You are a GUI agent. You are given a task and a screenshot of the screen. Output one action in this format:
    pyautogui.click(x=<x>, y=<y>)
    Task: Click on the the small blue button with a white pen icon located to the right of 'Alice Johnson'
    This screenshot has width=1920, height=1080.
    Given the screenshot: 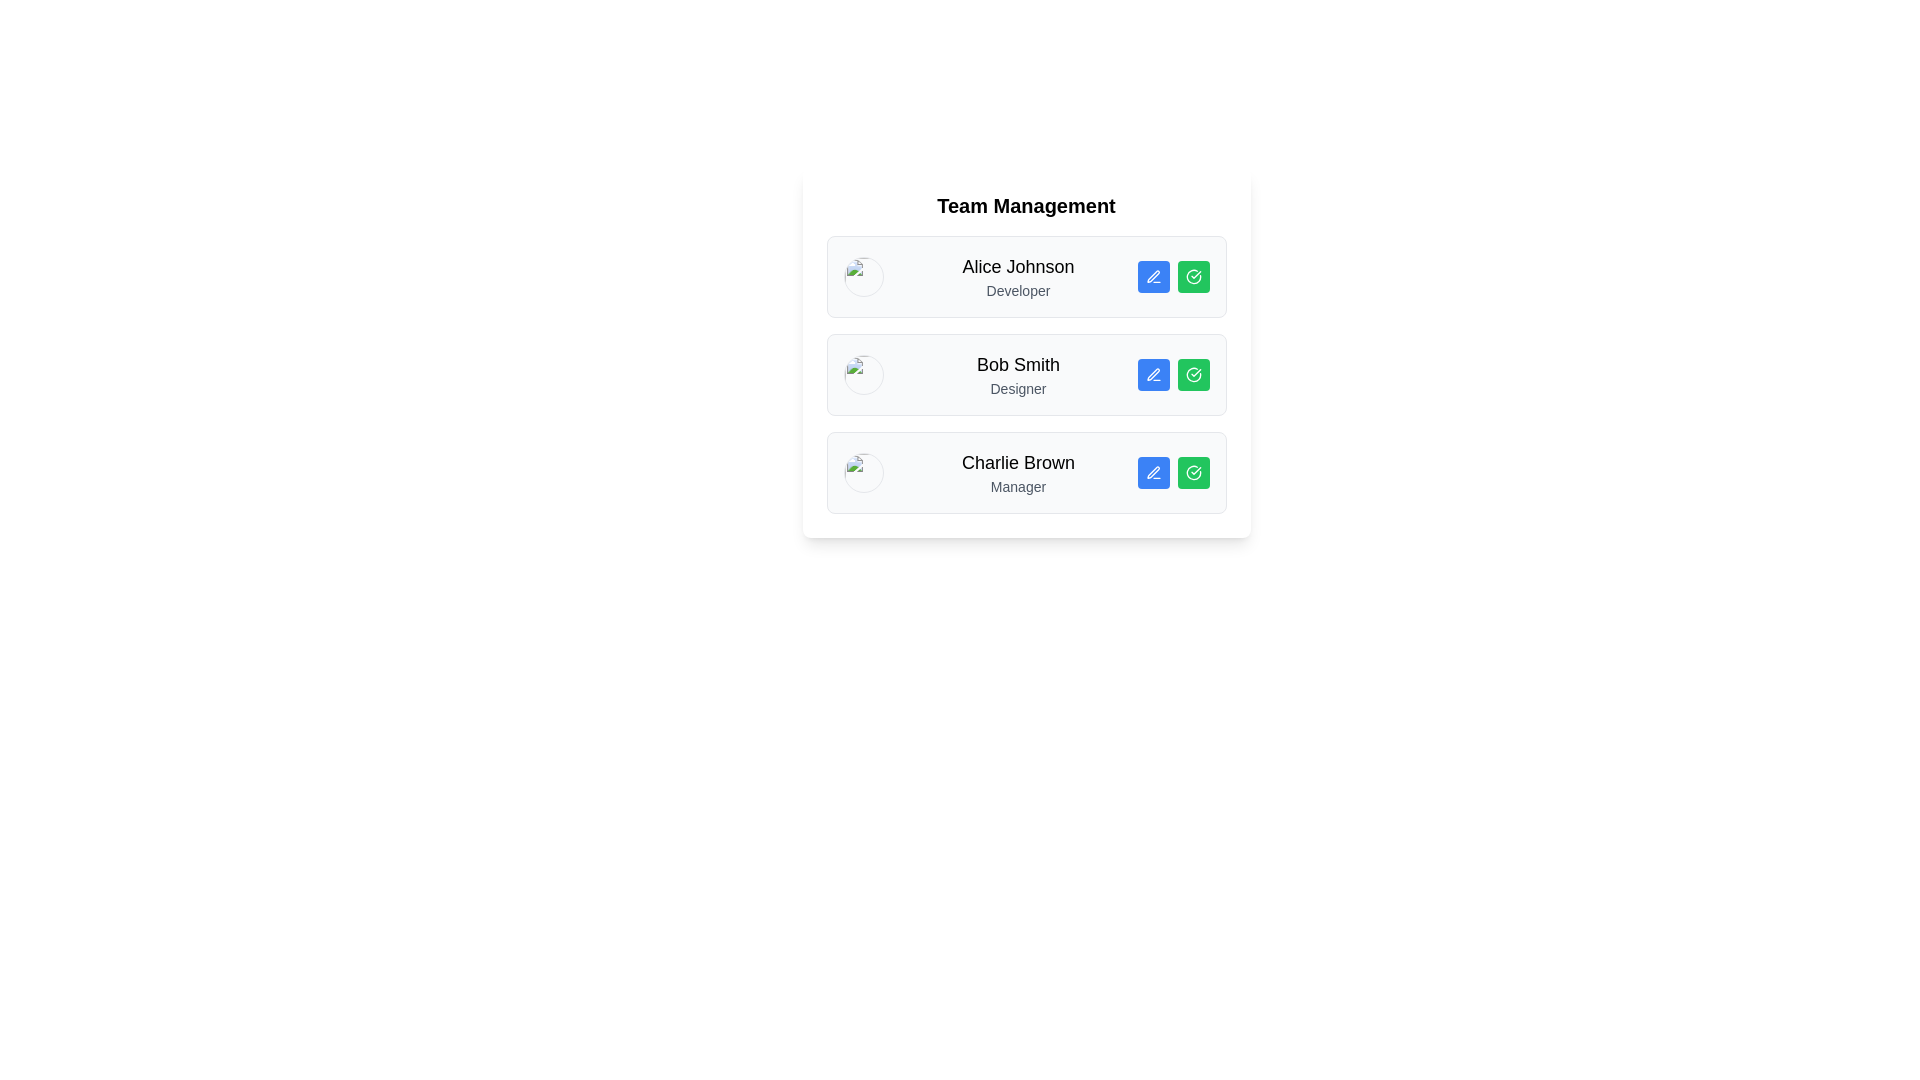 What is the action you would take?
    pyautogui.click(x=1153, y=277)
    